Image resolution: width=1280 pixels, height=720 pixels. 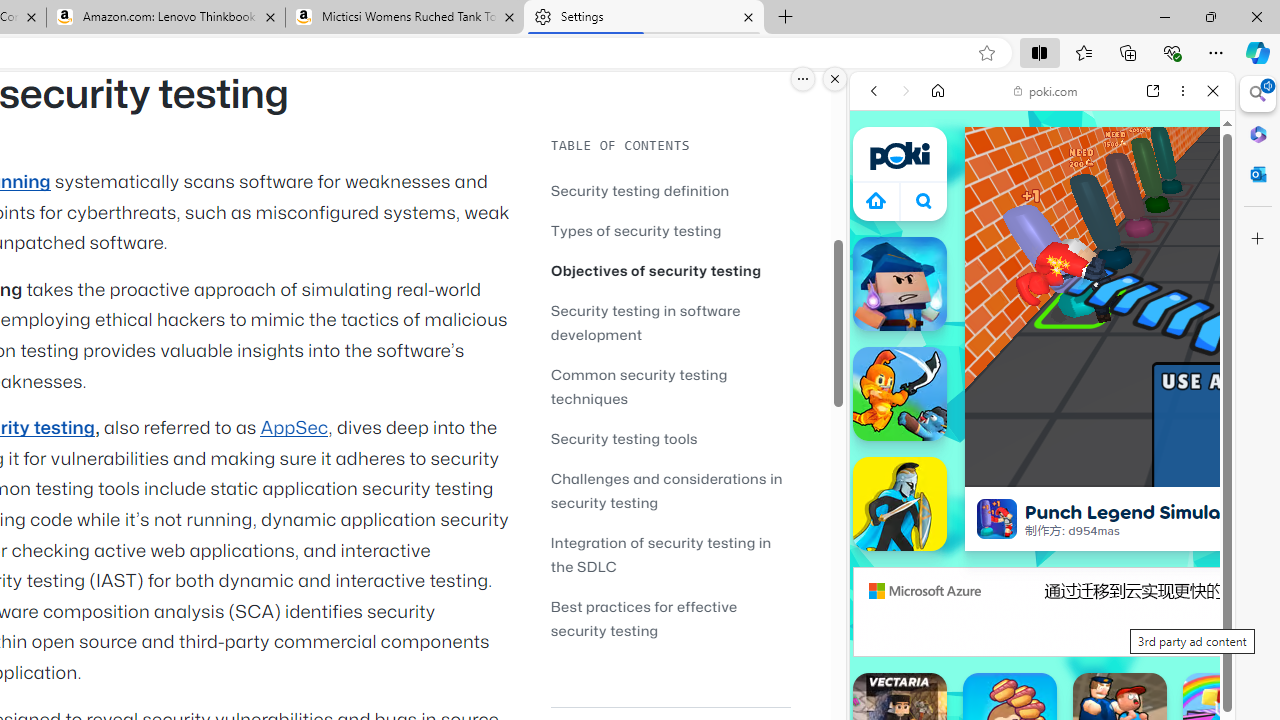 I want to click on 'Integration of security testing in the SDLC', so click(x=661, y=554).